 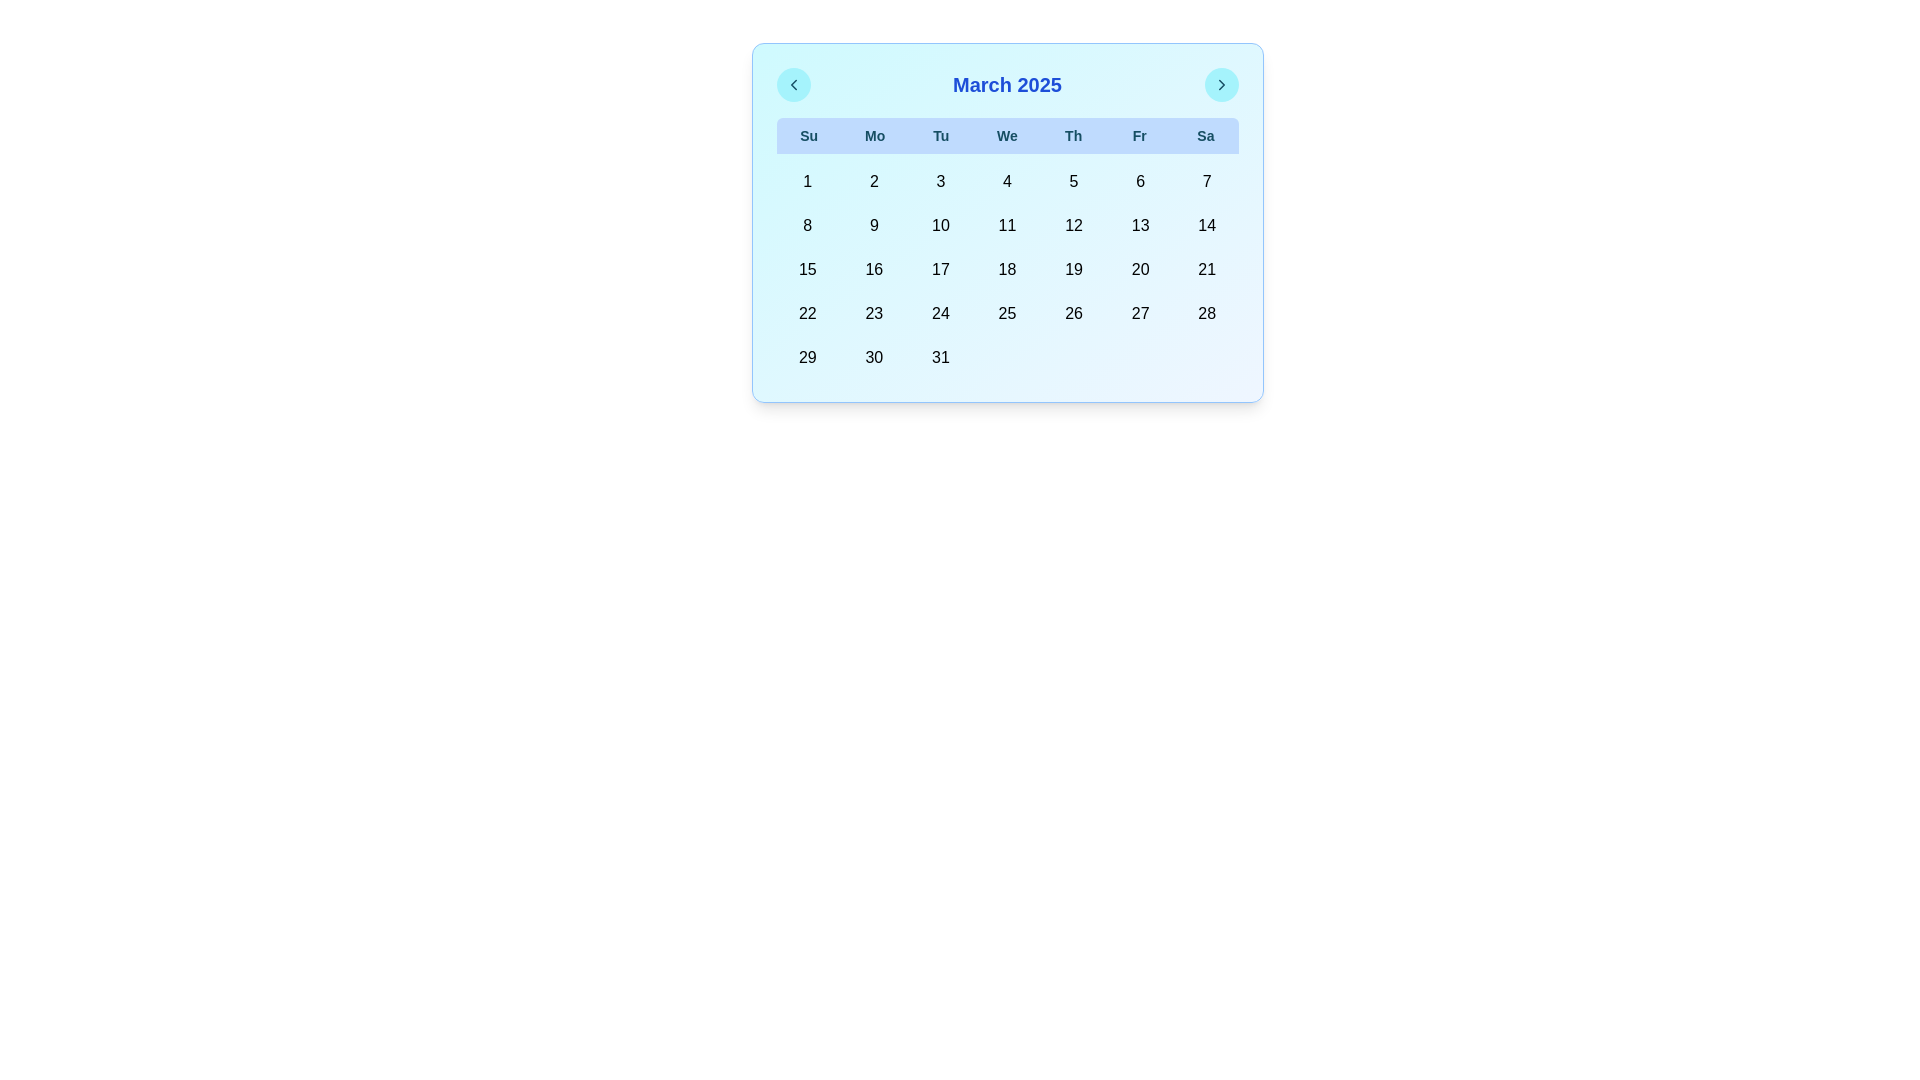 I want to click on the button representing the 21st day in the calendar view, so click(x=1206, y=270).